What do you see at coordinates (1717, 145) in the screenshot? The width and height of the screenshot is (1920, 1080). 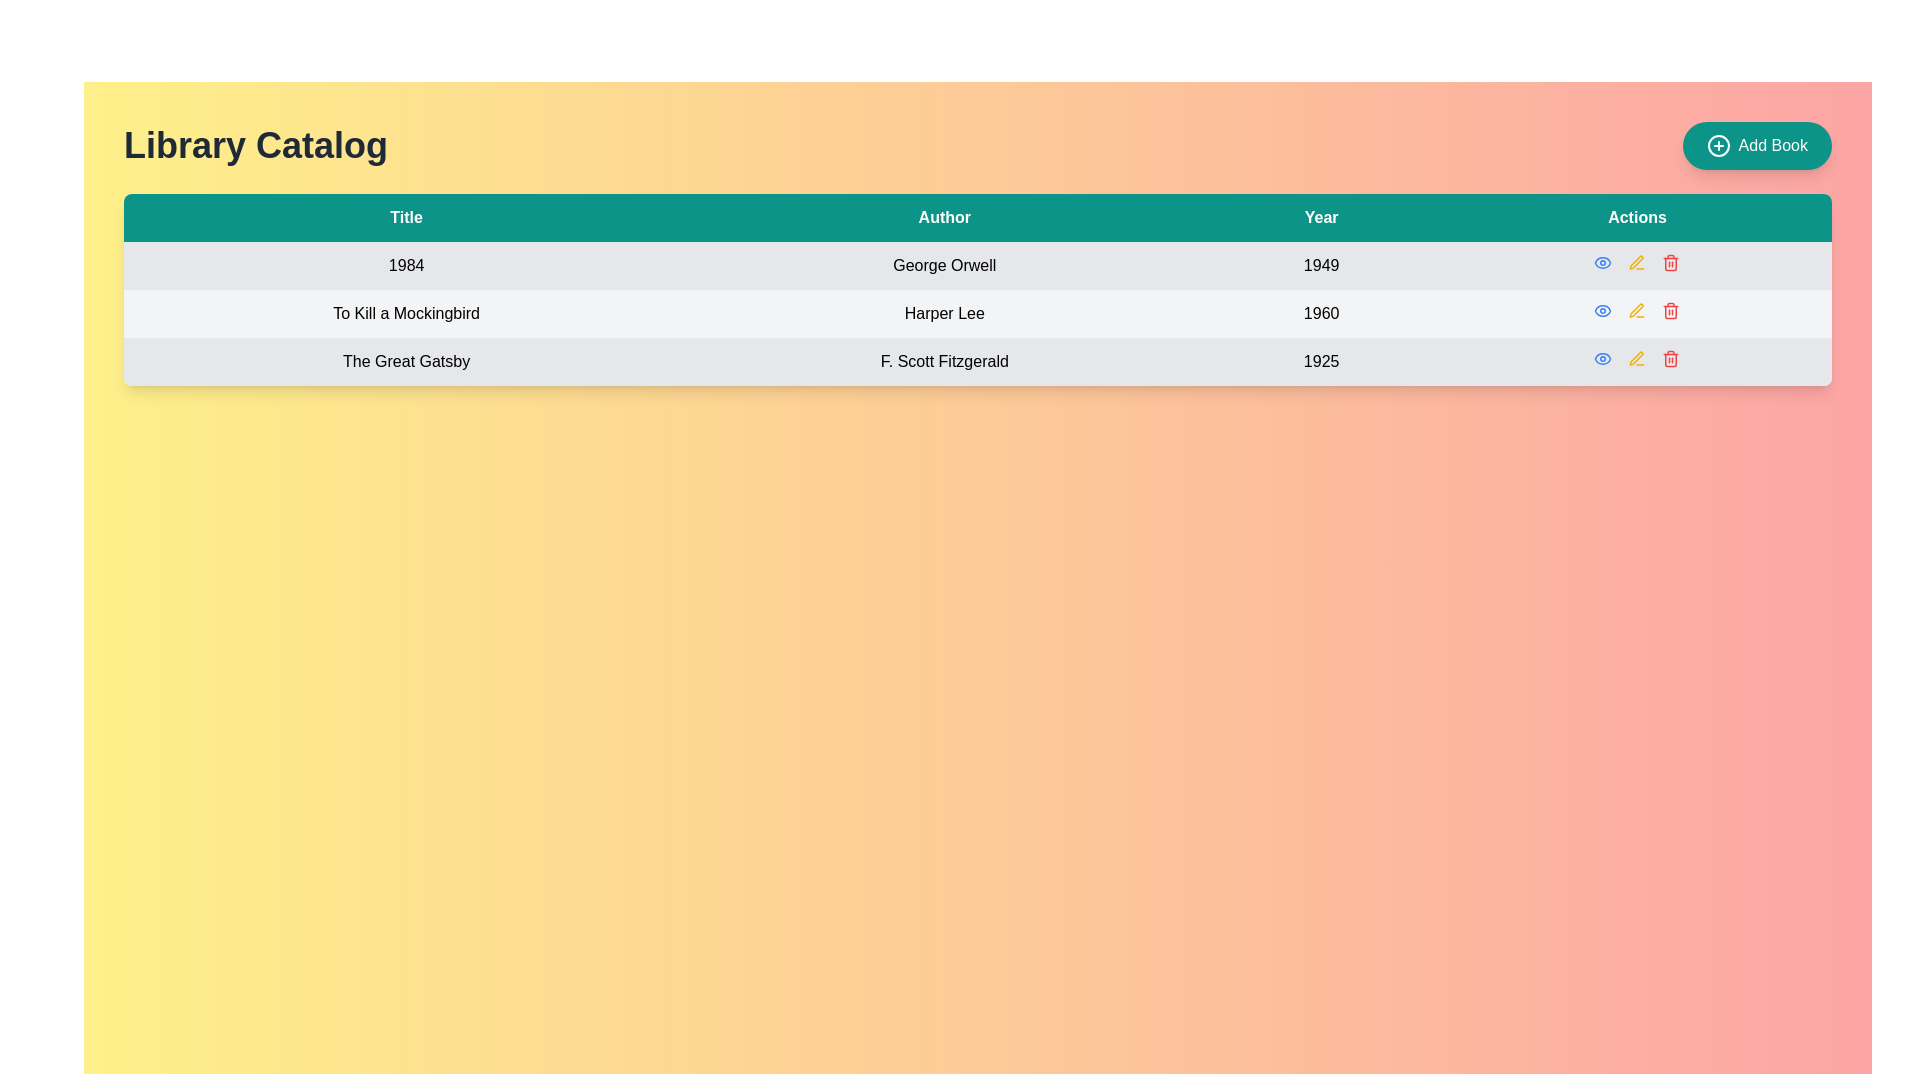 I see `the circular icon with a teal stroke color that contains a plus symbol, located to the left of the 'Add Book' text in the button` at bounding box center [1717, 145].